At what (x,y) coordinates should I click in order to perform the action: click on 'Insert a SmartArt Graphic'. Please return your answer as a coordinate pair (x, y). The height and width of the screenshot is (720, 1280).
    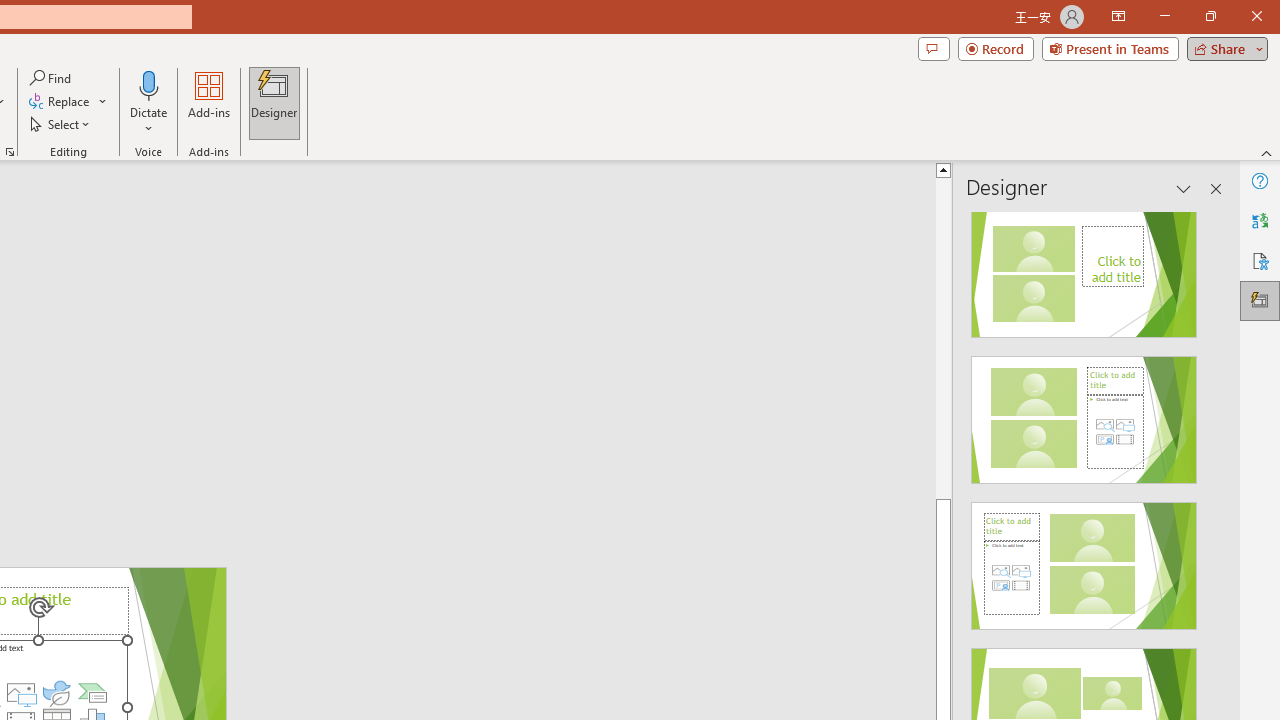
    Looking at the image, I should click on (91, 692).